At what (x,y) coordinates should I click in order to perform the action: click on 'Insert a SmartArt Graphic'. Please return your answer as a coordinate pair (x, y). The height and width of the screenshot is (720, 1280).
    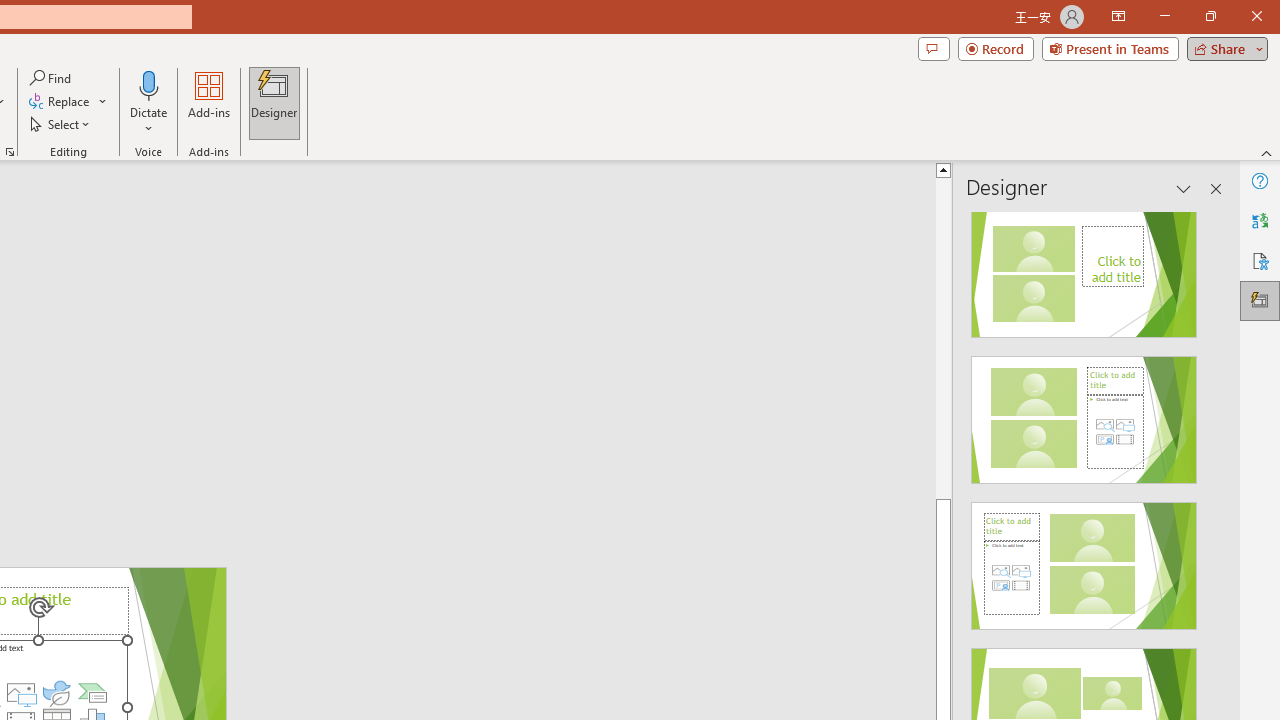
    Looking at the image, I should click on (91, 692).